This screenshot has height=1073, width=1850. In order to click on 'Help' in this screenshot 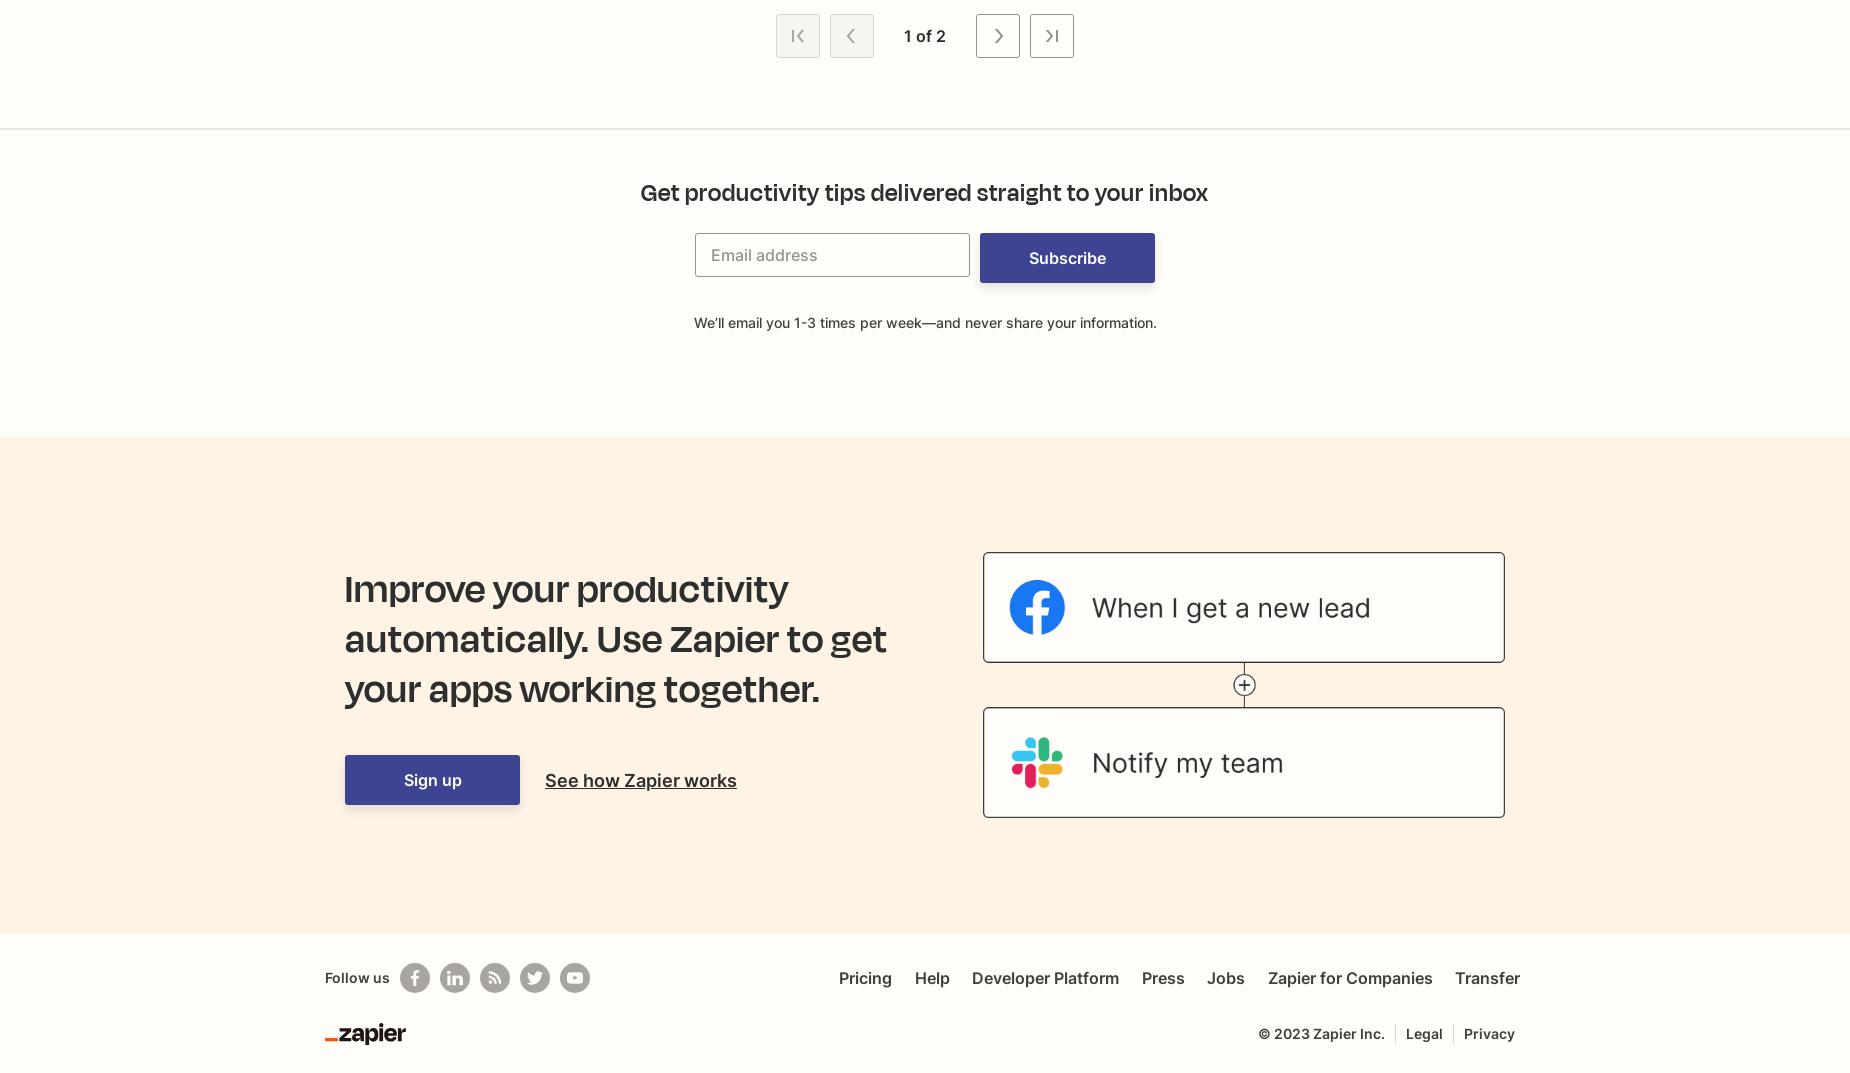, I will do `click(930, 977)`.